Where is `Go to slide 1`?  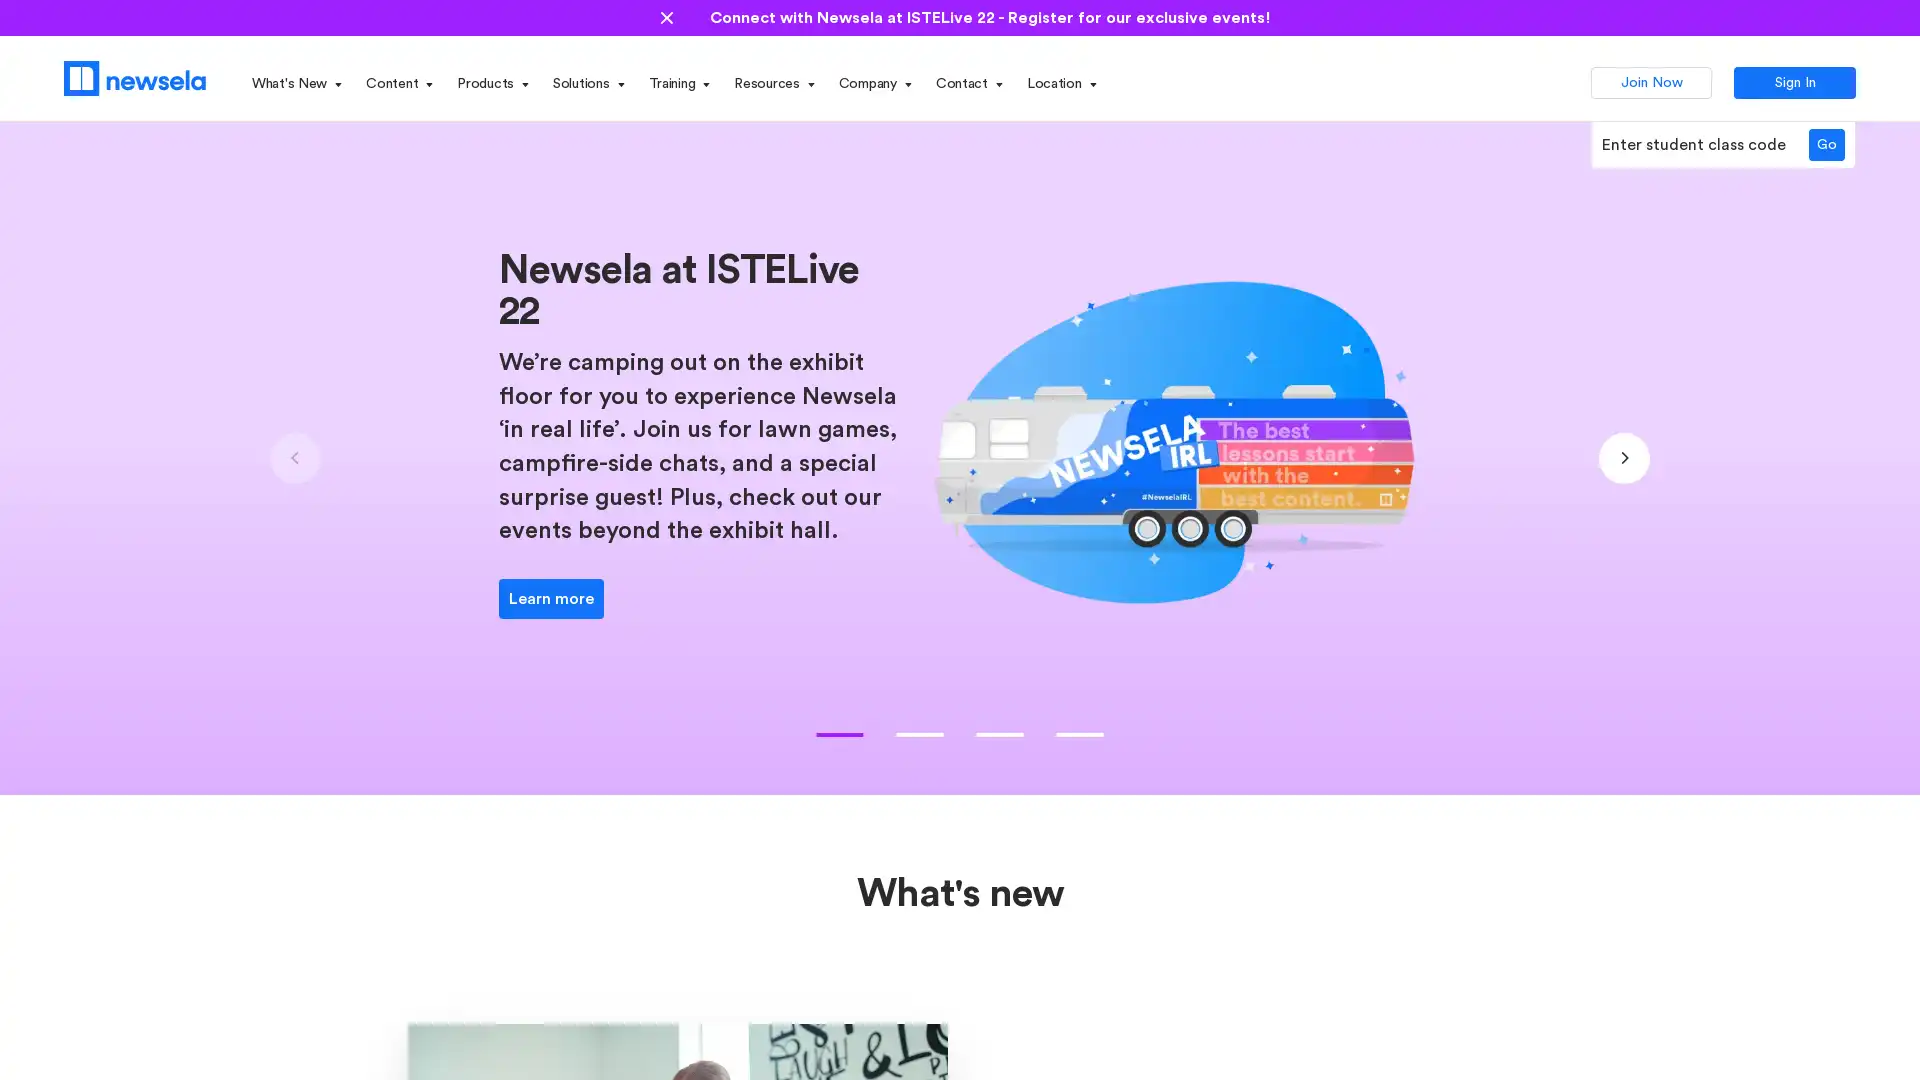 Go to slide 1 is located at coordinates (919, 735).